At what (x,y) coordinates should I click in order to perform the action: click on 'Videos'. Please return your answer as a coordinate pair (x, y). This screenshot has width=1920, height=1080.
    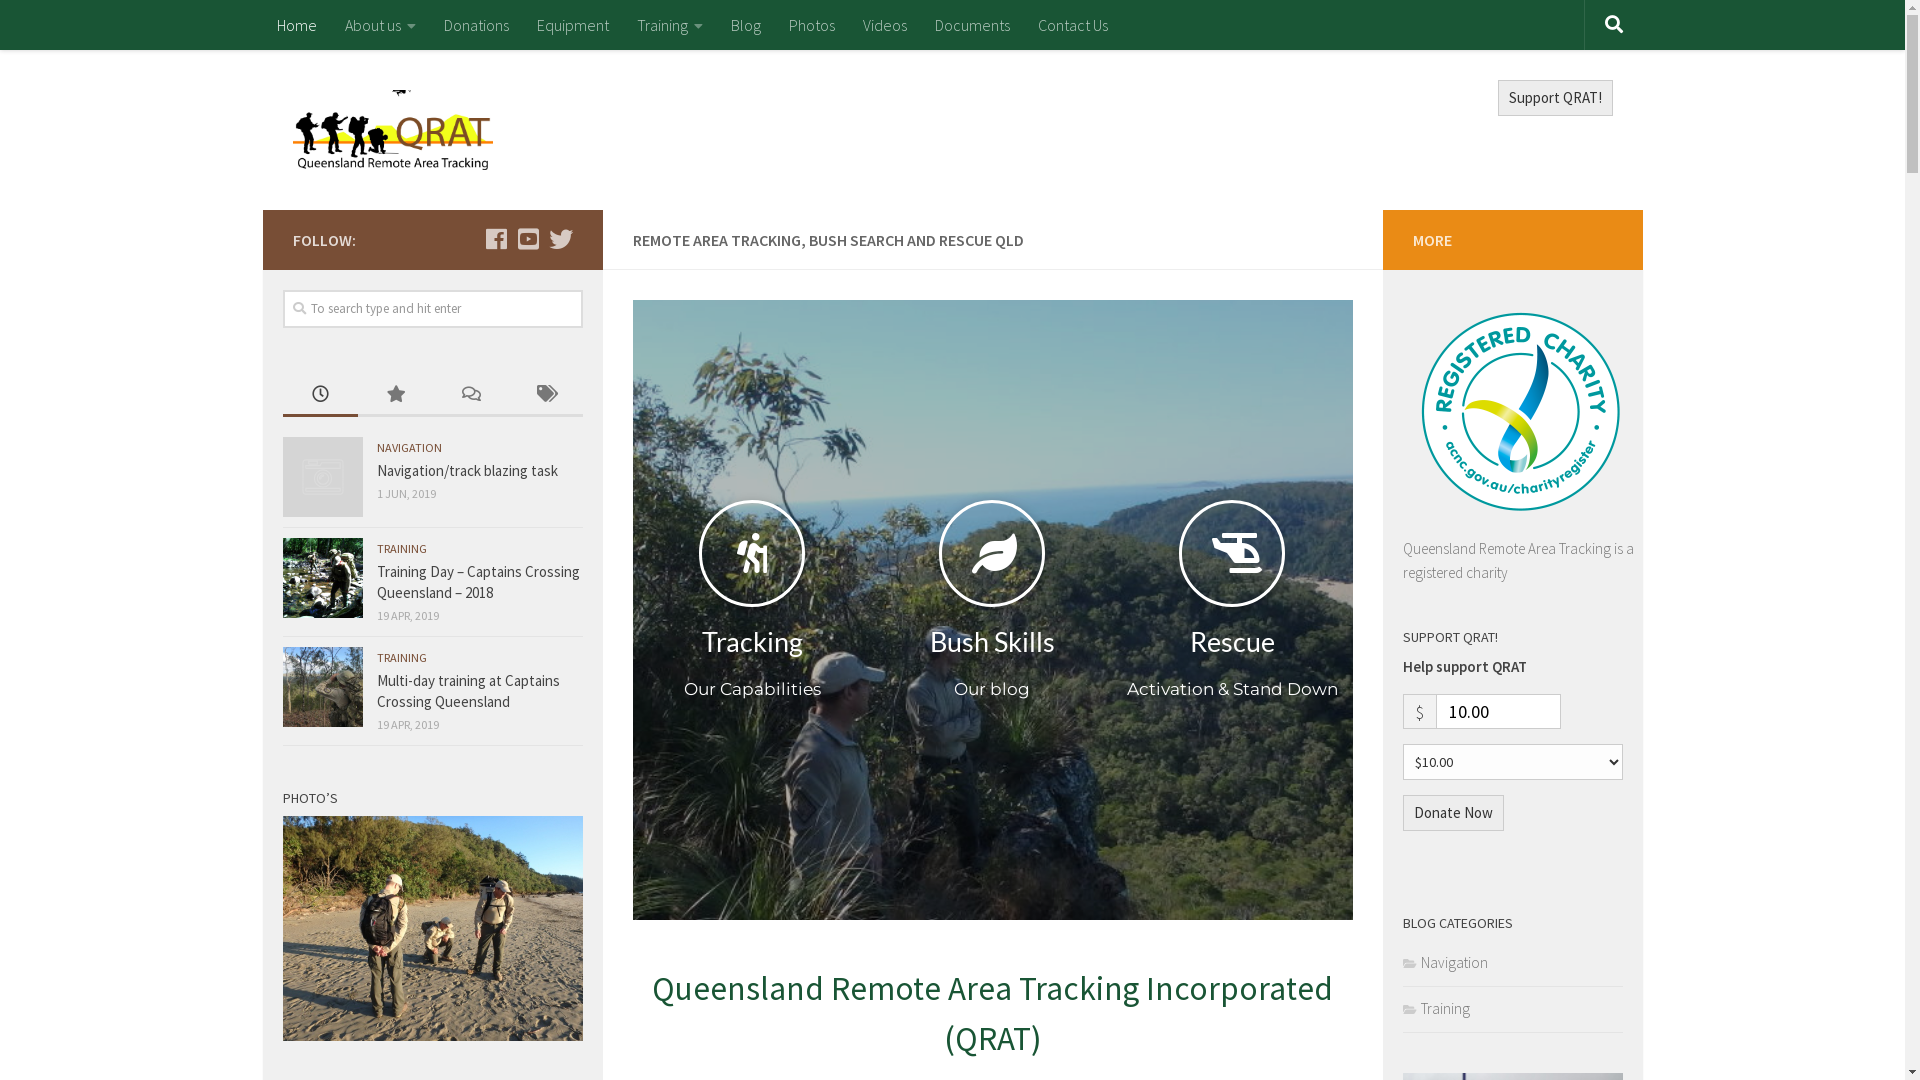
    Looking at the image, I should click on (882, 24).